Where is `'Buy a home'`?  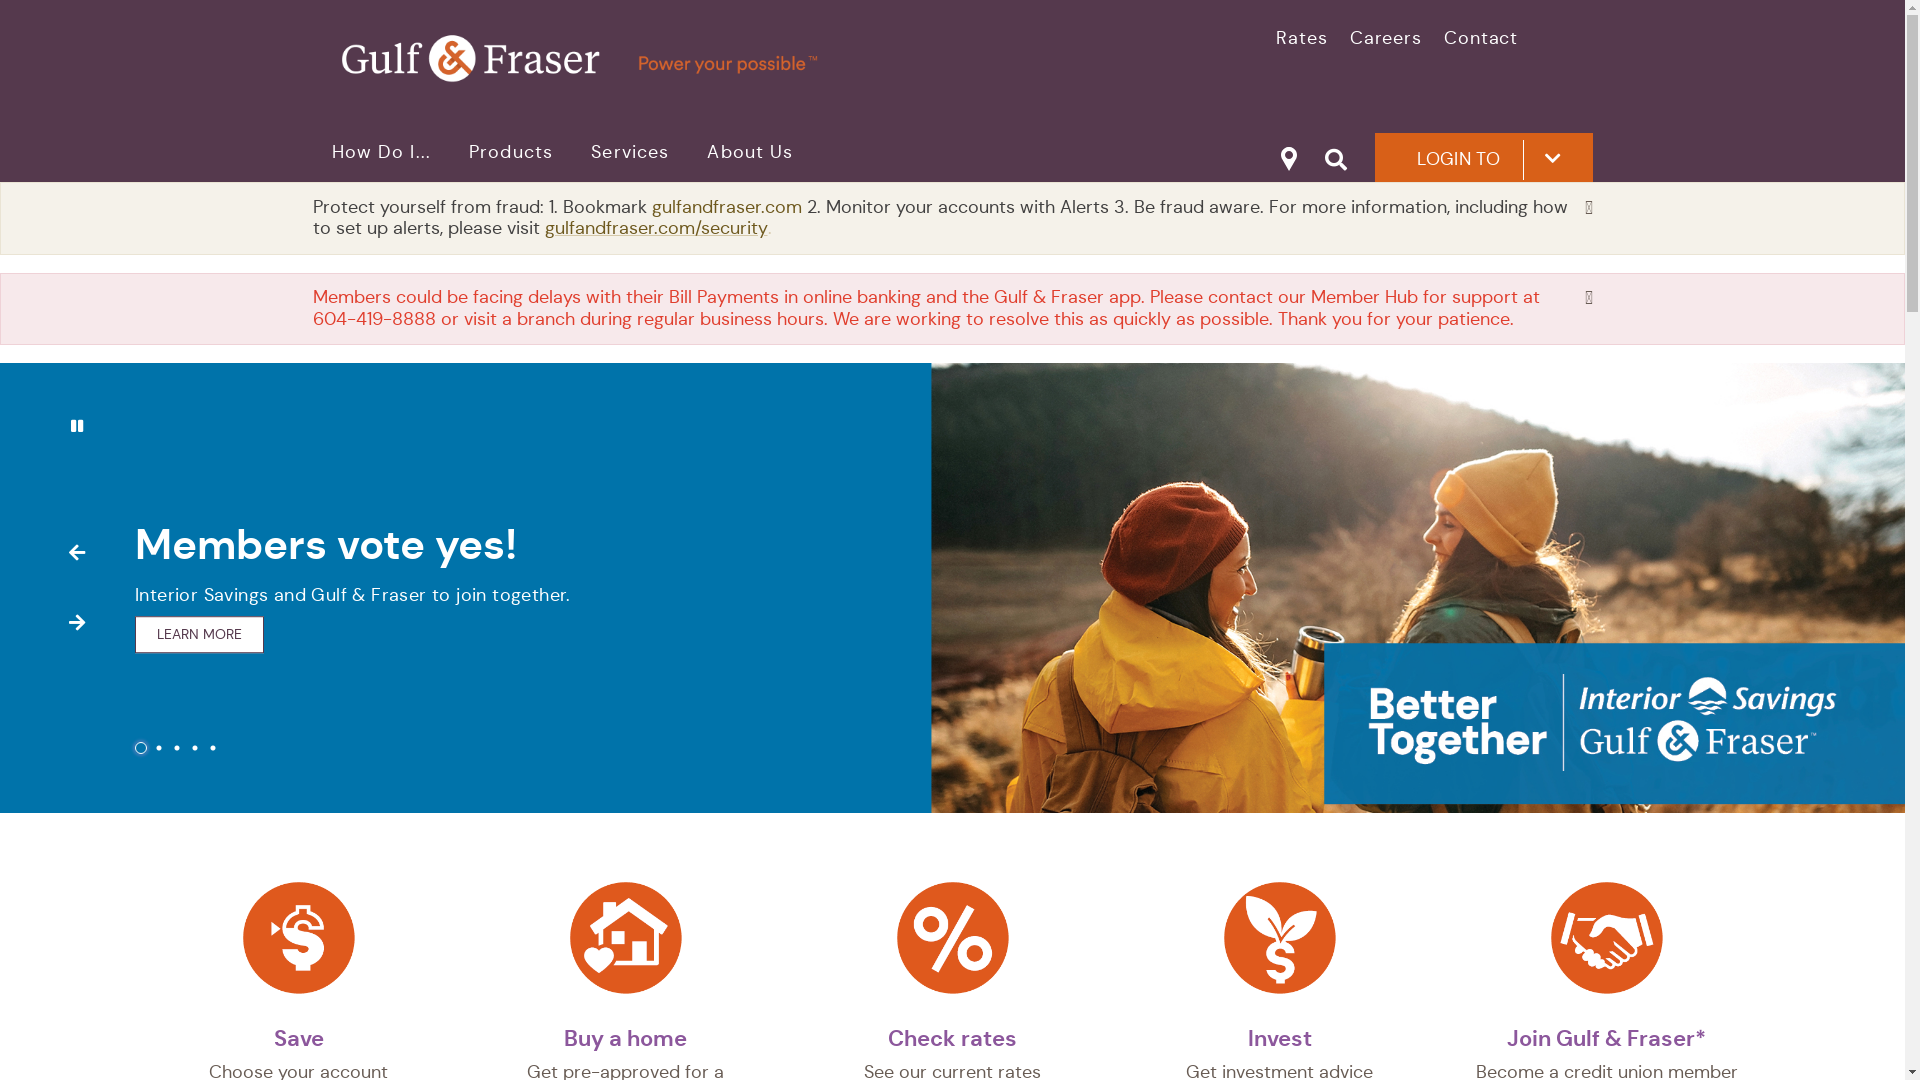 'Buy a home' is located at coordinates (624, 1037).